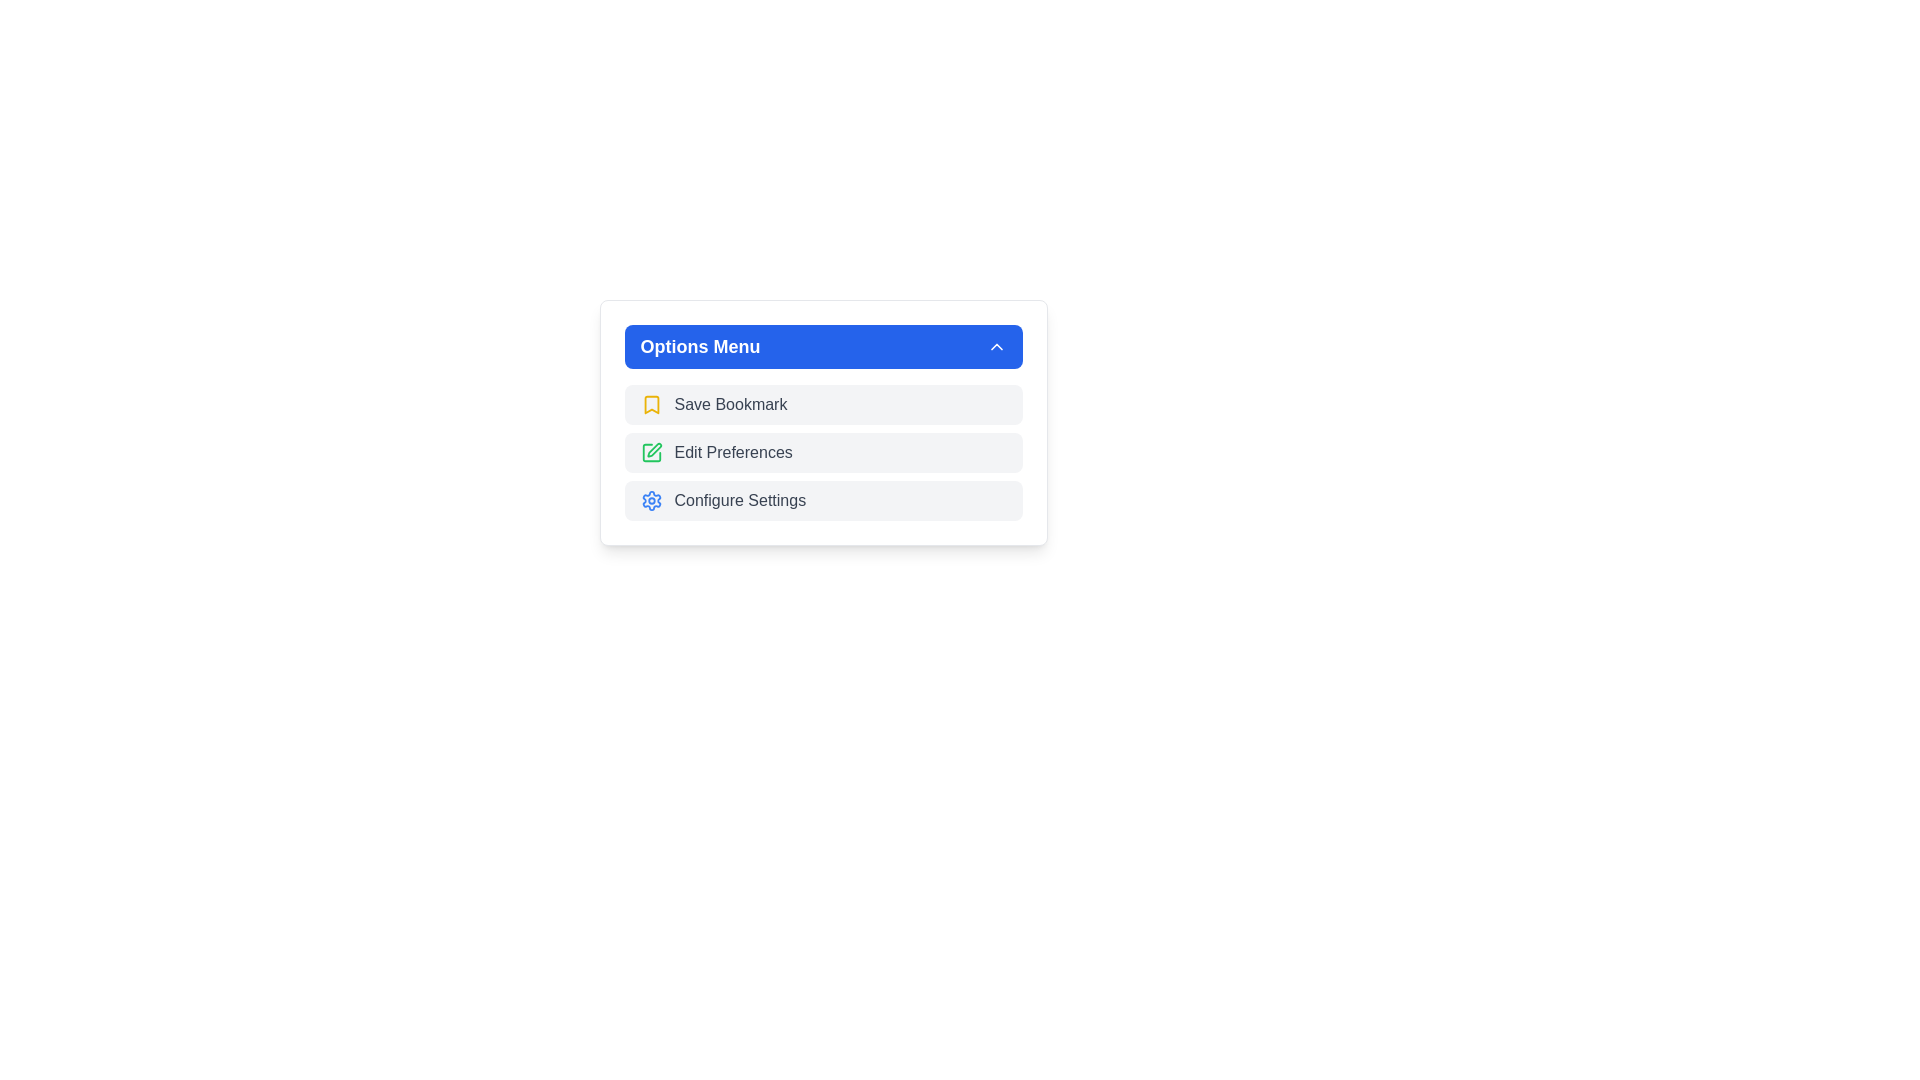  I want to click on the 'Edit Preferences' icon in the 'Options Menu', which is located in the second row next to the text 'Edit Preferences', so click(651, 452).